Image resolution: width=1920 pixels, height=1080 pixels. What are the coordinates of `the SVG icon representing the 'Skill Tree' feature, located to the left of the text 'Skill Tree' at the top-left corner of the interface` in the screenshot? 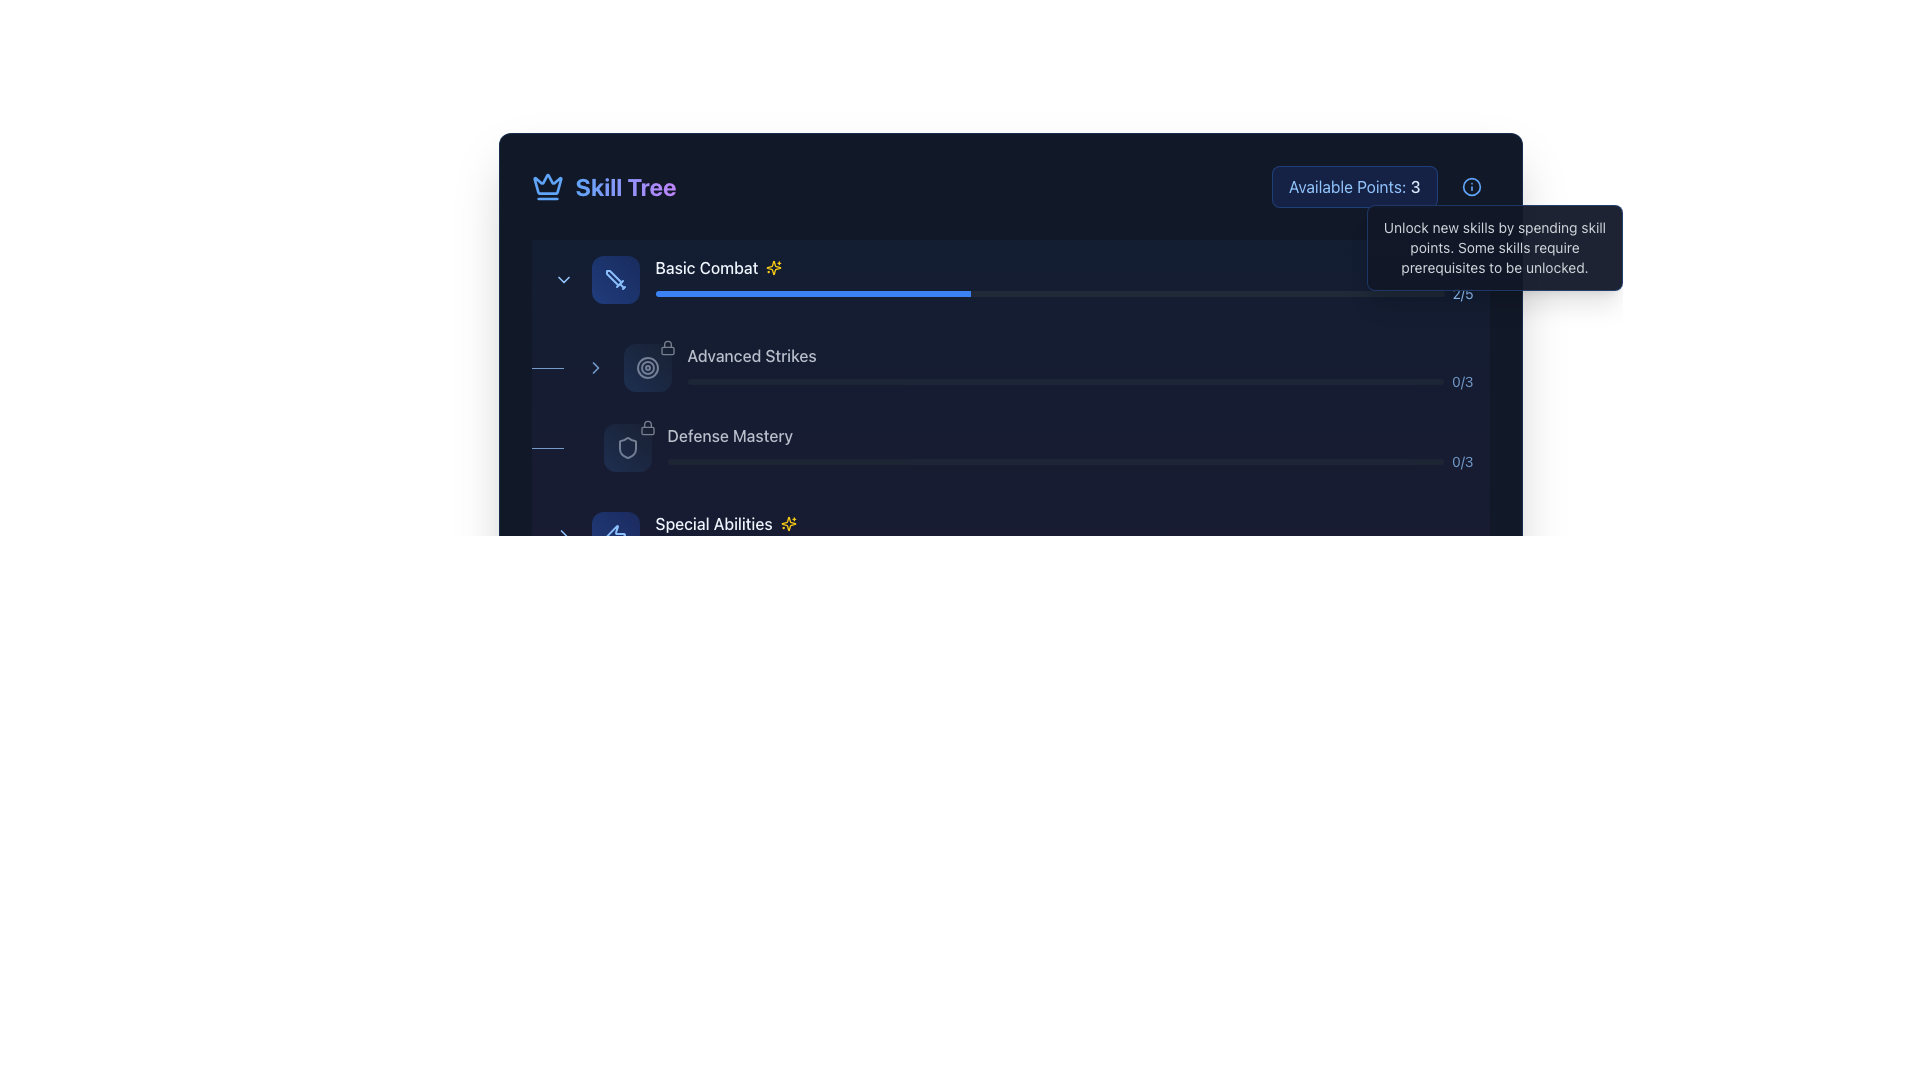 It's located at (547, 186).